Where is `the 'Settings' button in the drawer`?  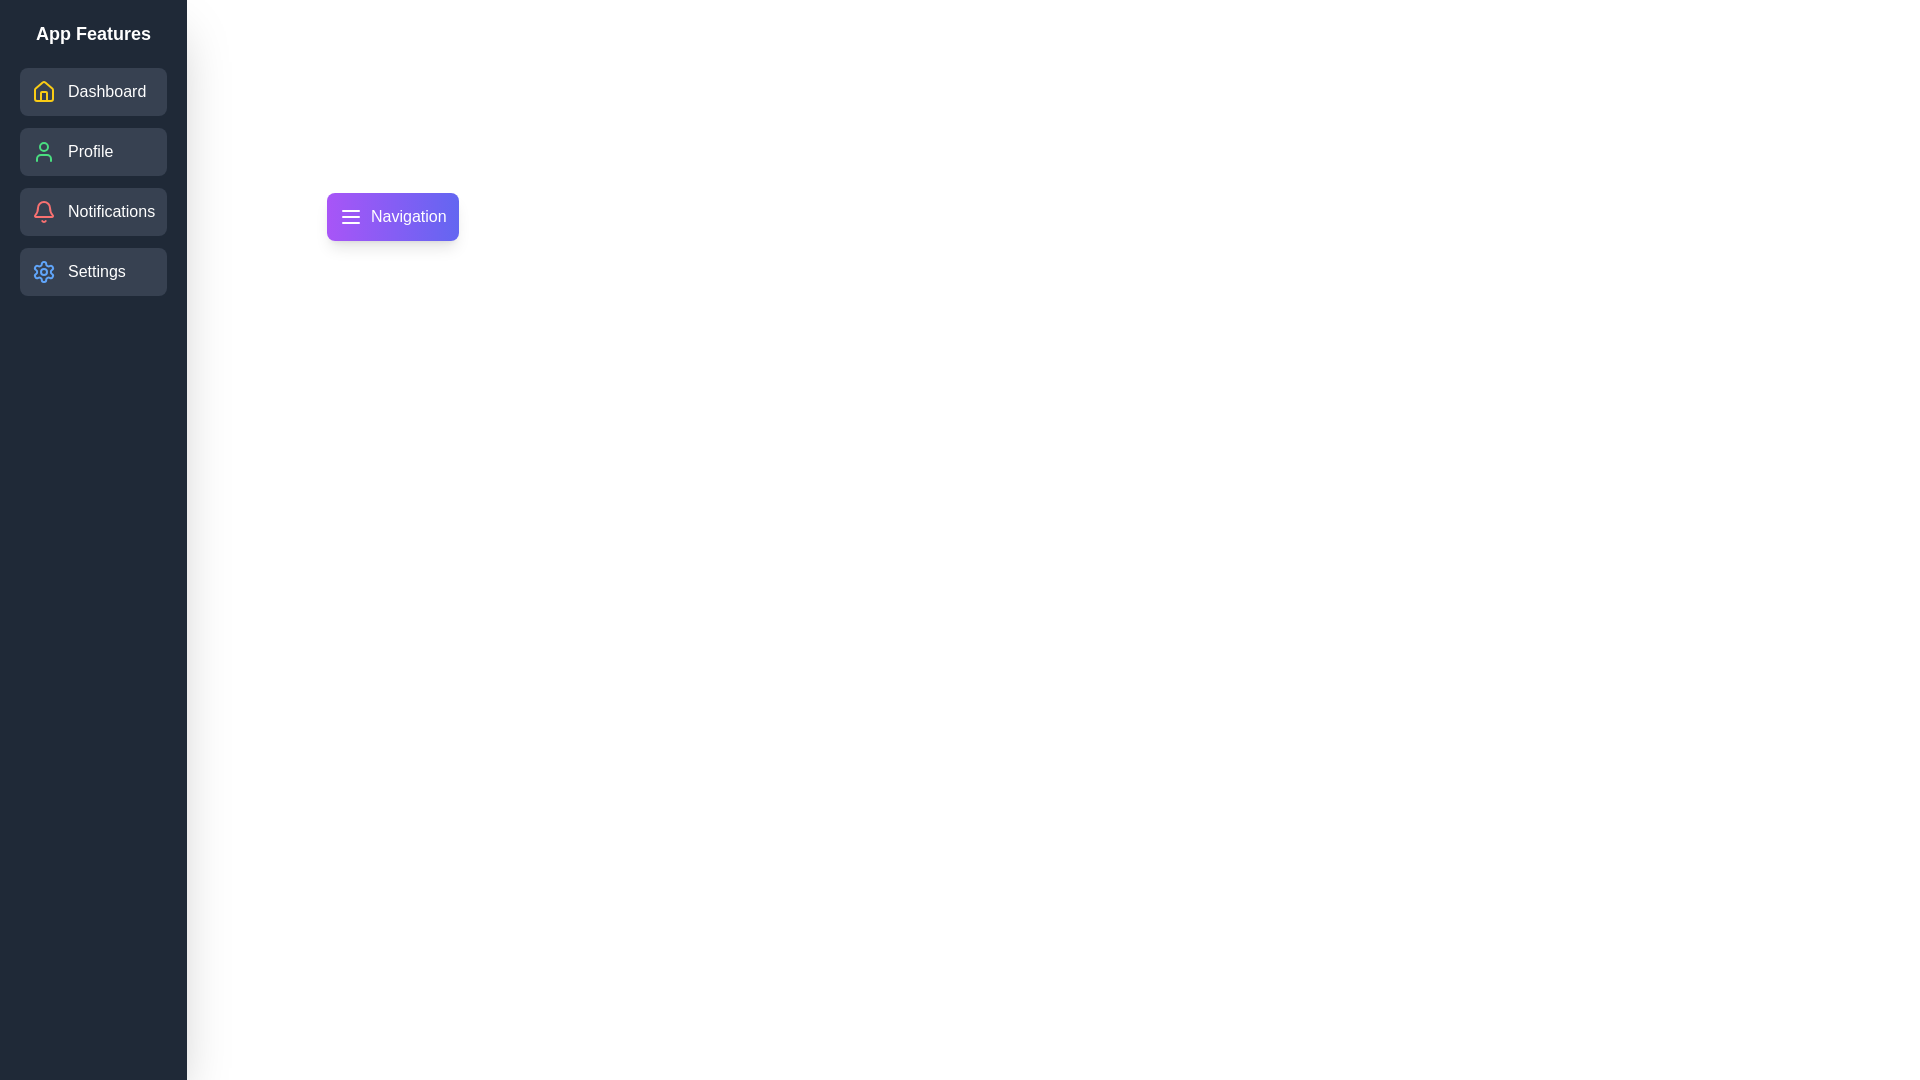
the 'Settings' button in the drawer is located at coordinates (92, 272).